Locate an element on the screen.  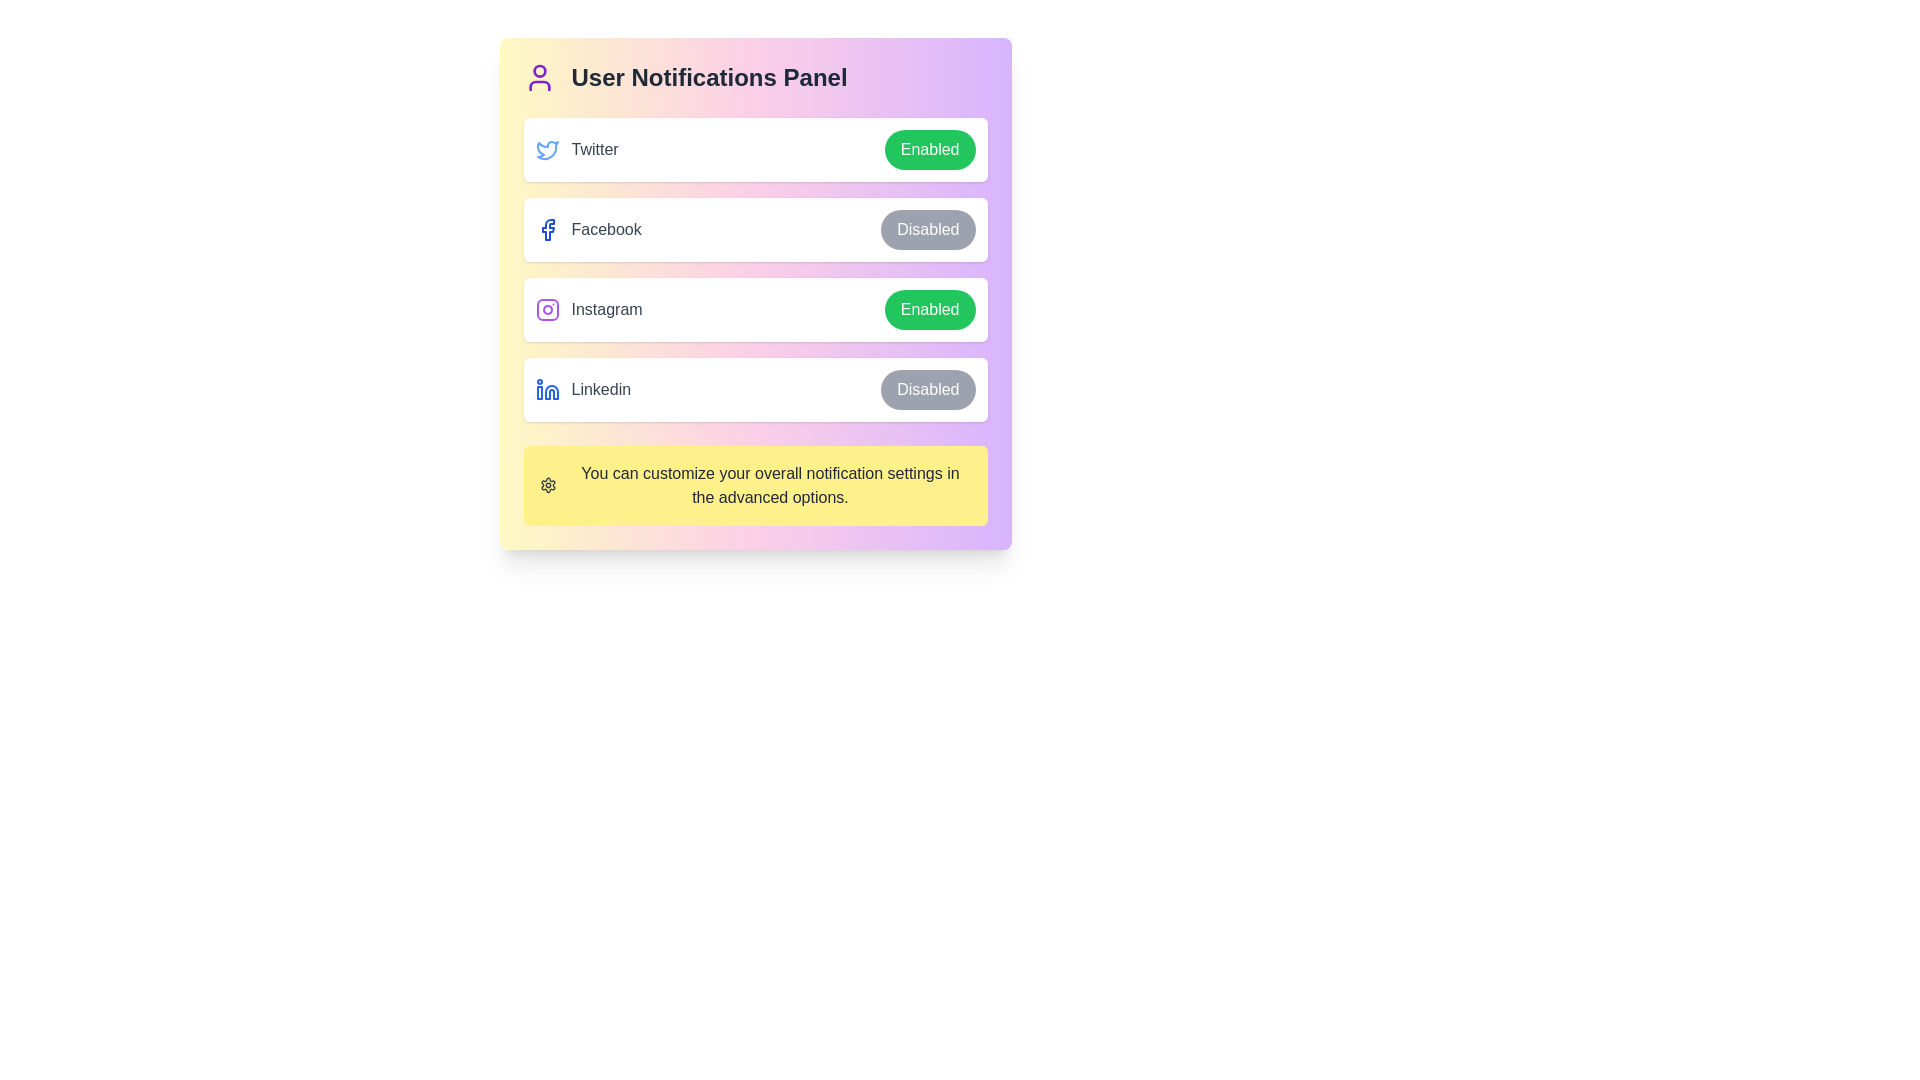
the Facebook logo in the horizontal list item is located at coordinates (754, 229).